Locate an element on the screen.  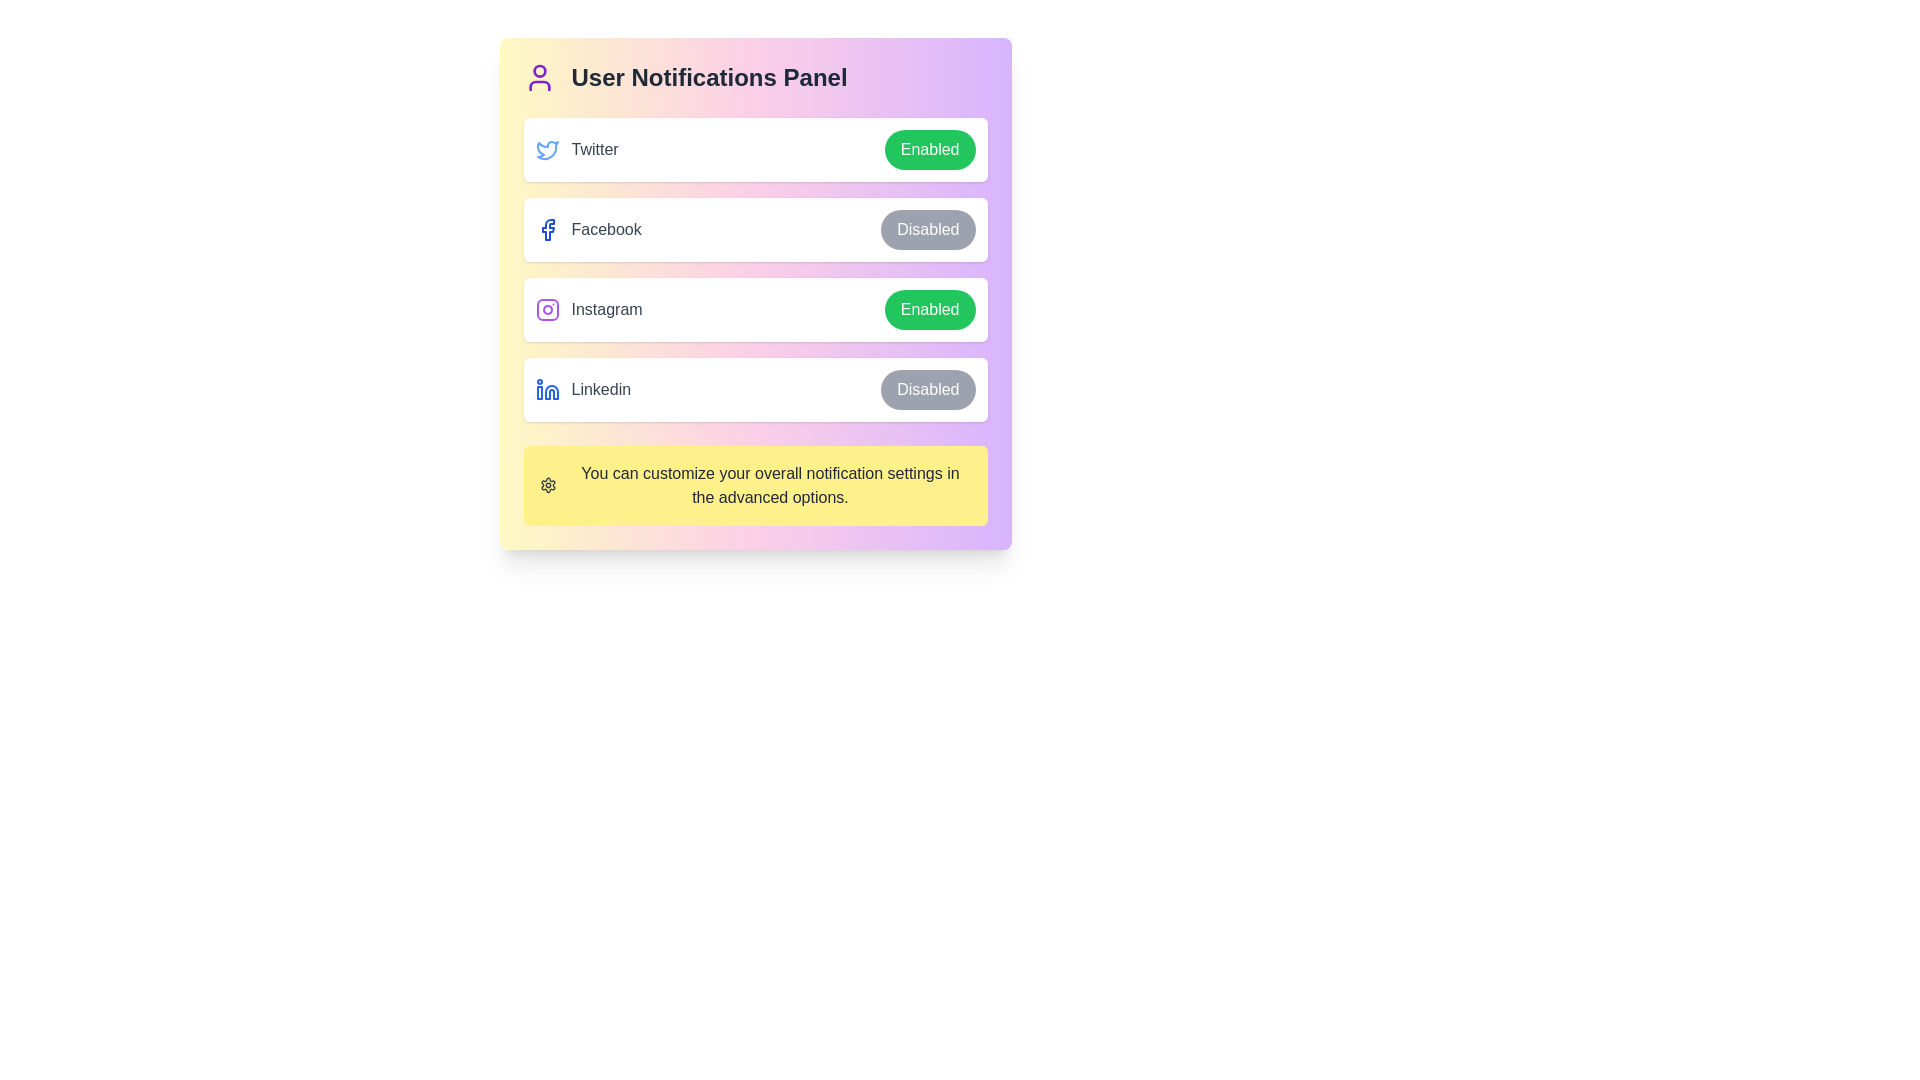
the Facebook logo in the horizontal list item is located at coordinates (754, 229).